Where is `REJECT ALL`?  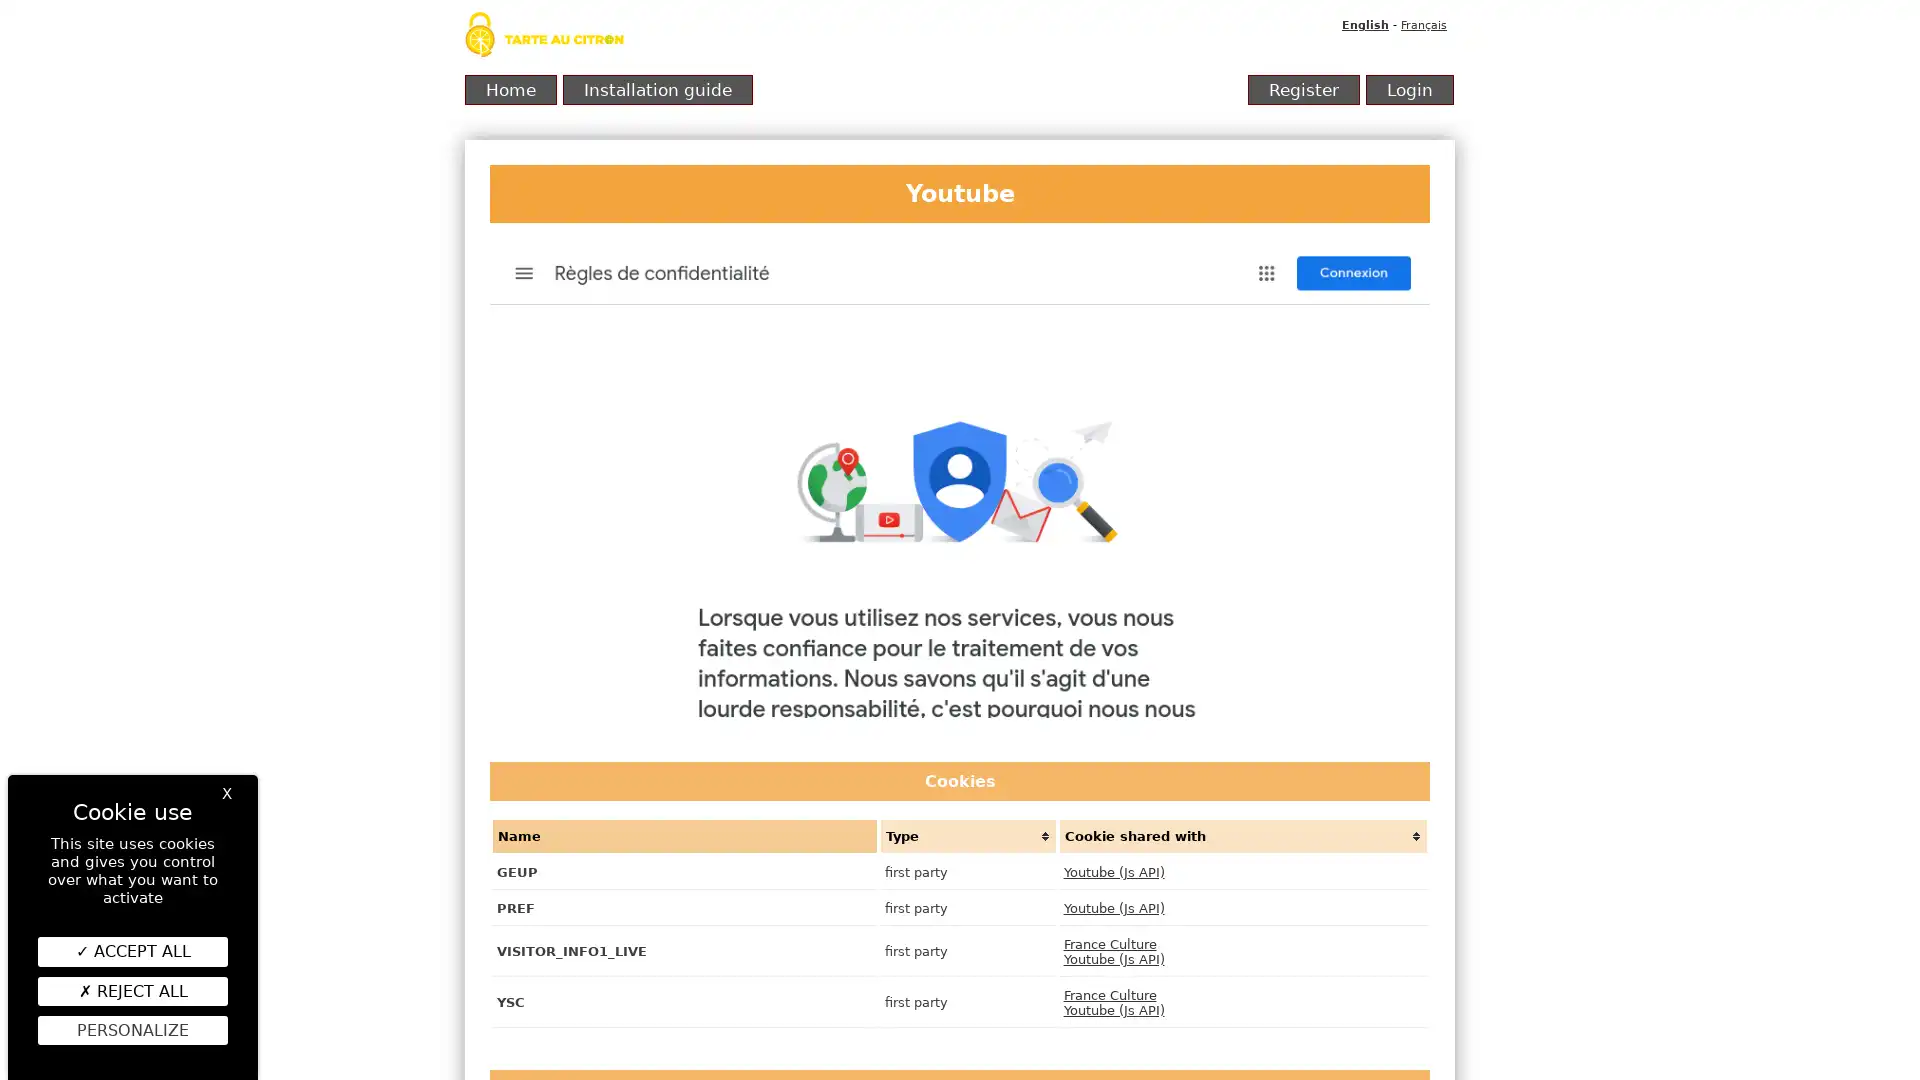
REJECT ALL is located at coordinates (132, 990).